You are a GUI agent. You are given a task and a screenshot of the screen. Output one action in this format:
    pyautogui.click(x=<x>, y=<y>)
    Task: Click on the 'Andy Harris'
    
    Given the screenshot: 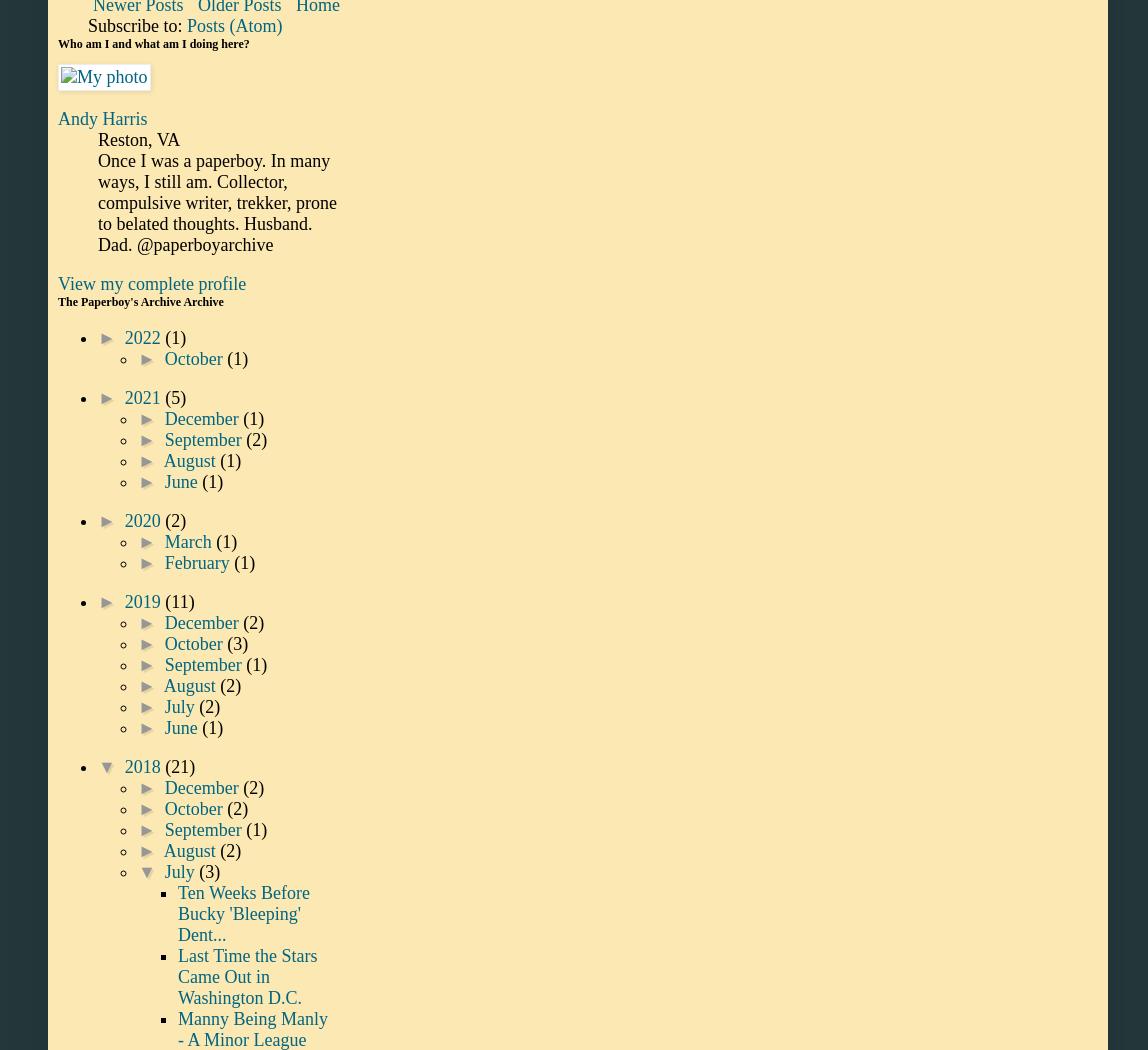 What is the action you would take?
    pyautogui.click(x=57, y=117)
    